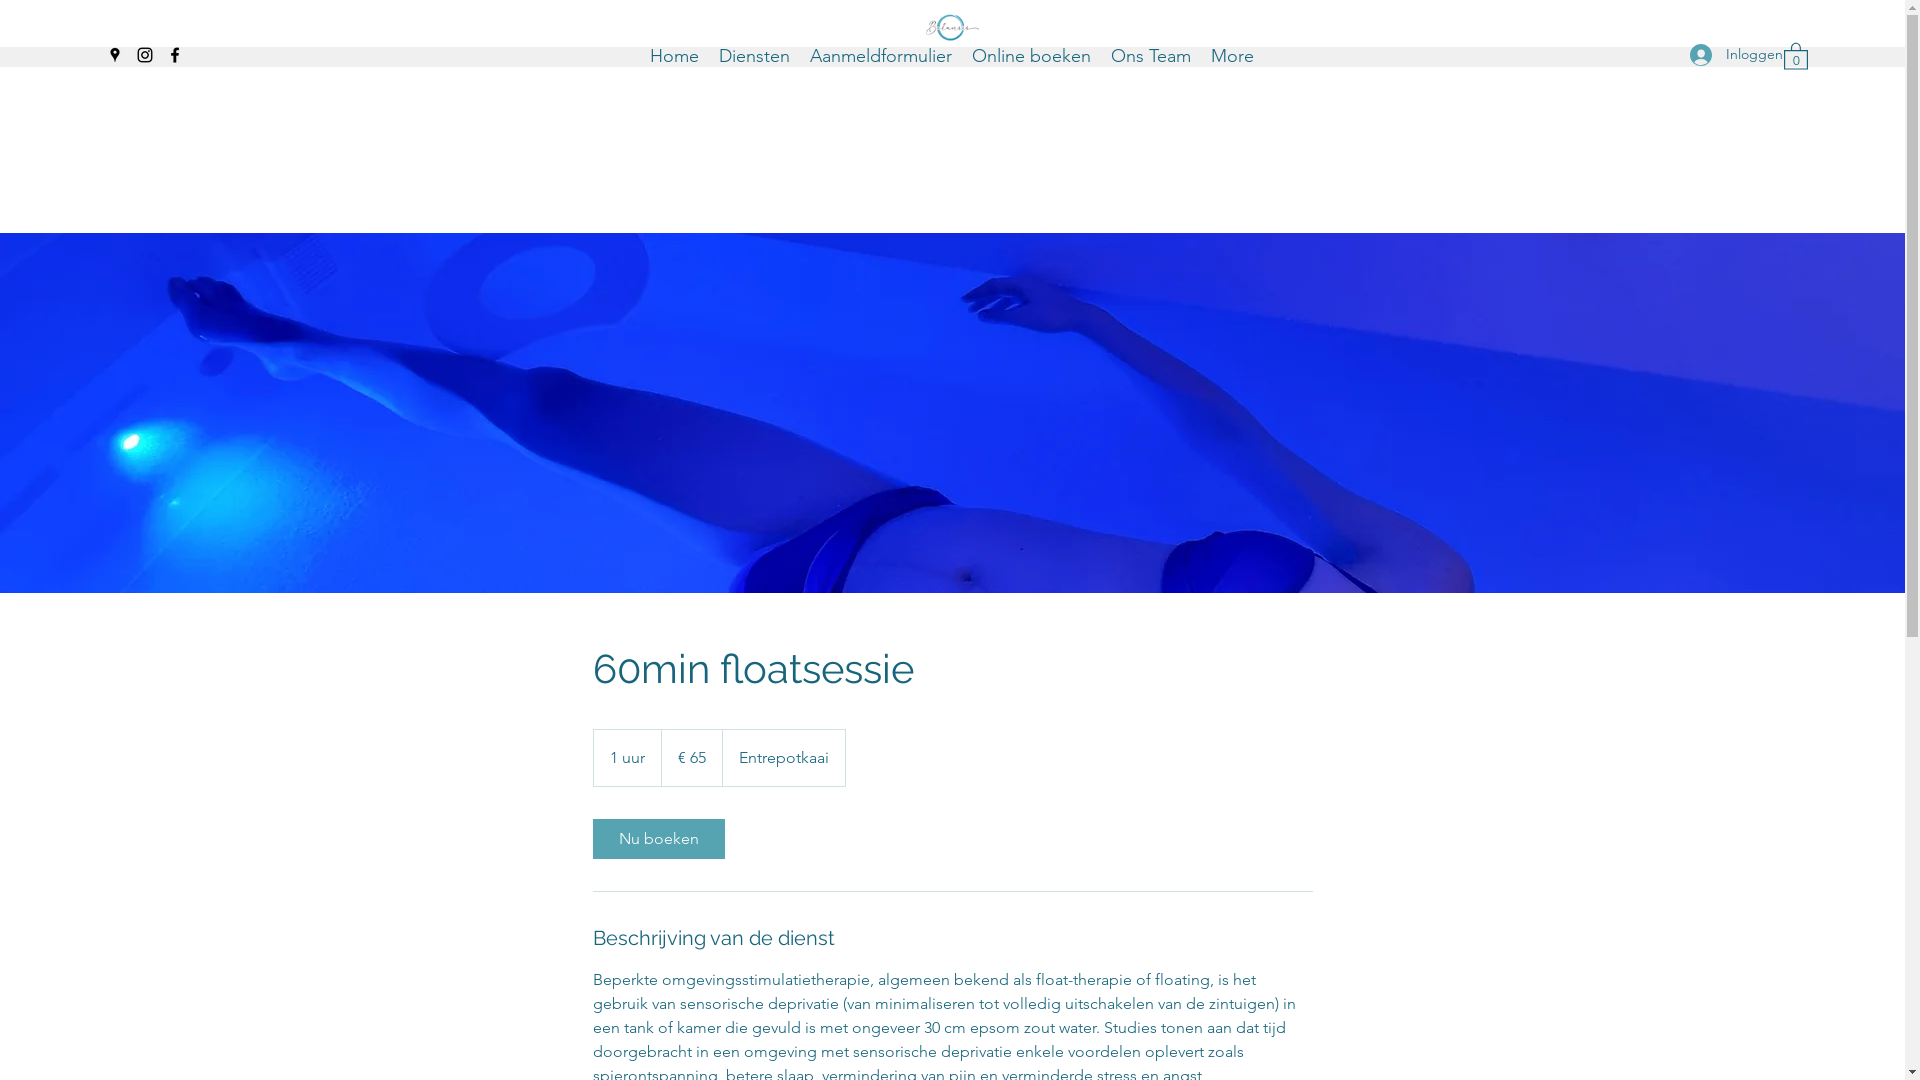 The width and height of the screenshot is (1920, 1080). Describe the element at coordinates (657, 839) in the screenshot. I see `'Nu boeken'` at that location.